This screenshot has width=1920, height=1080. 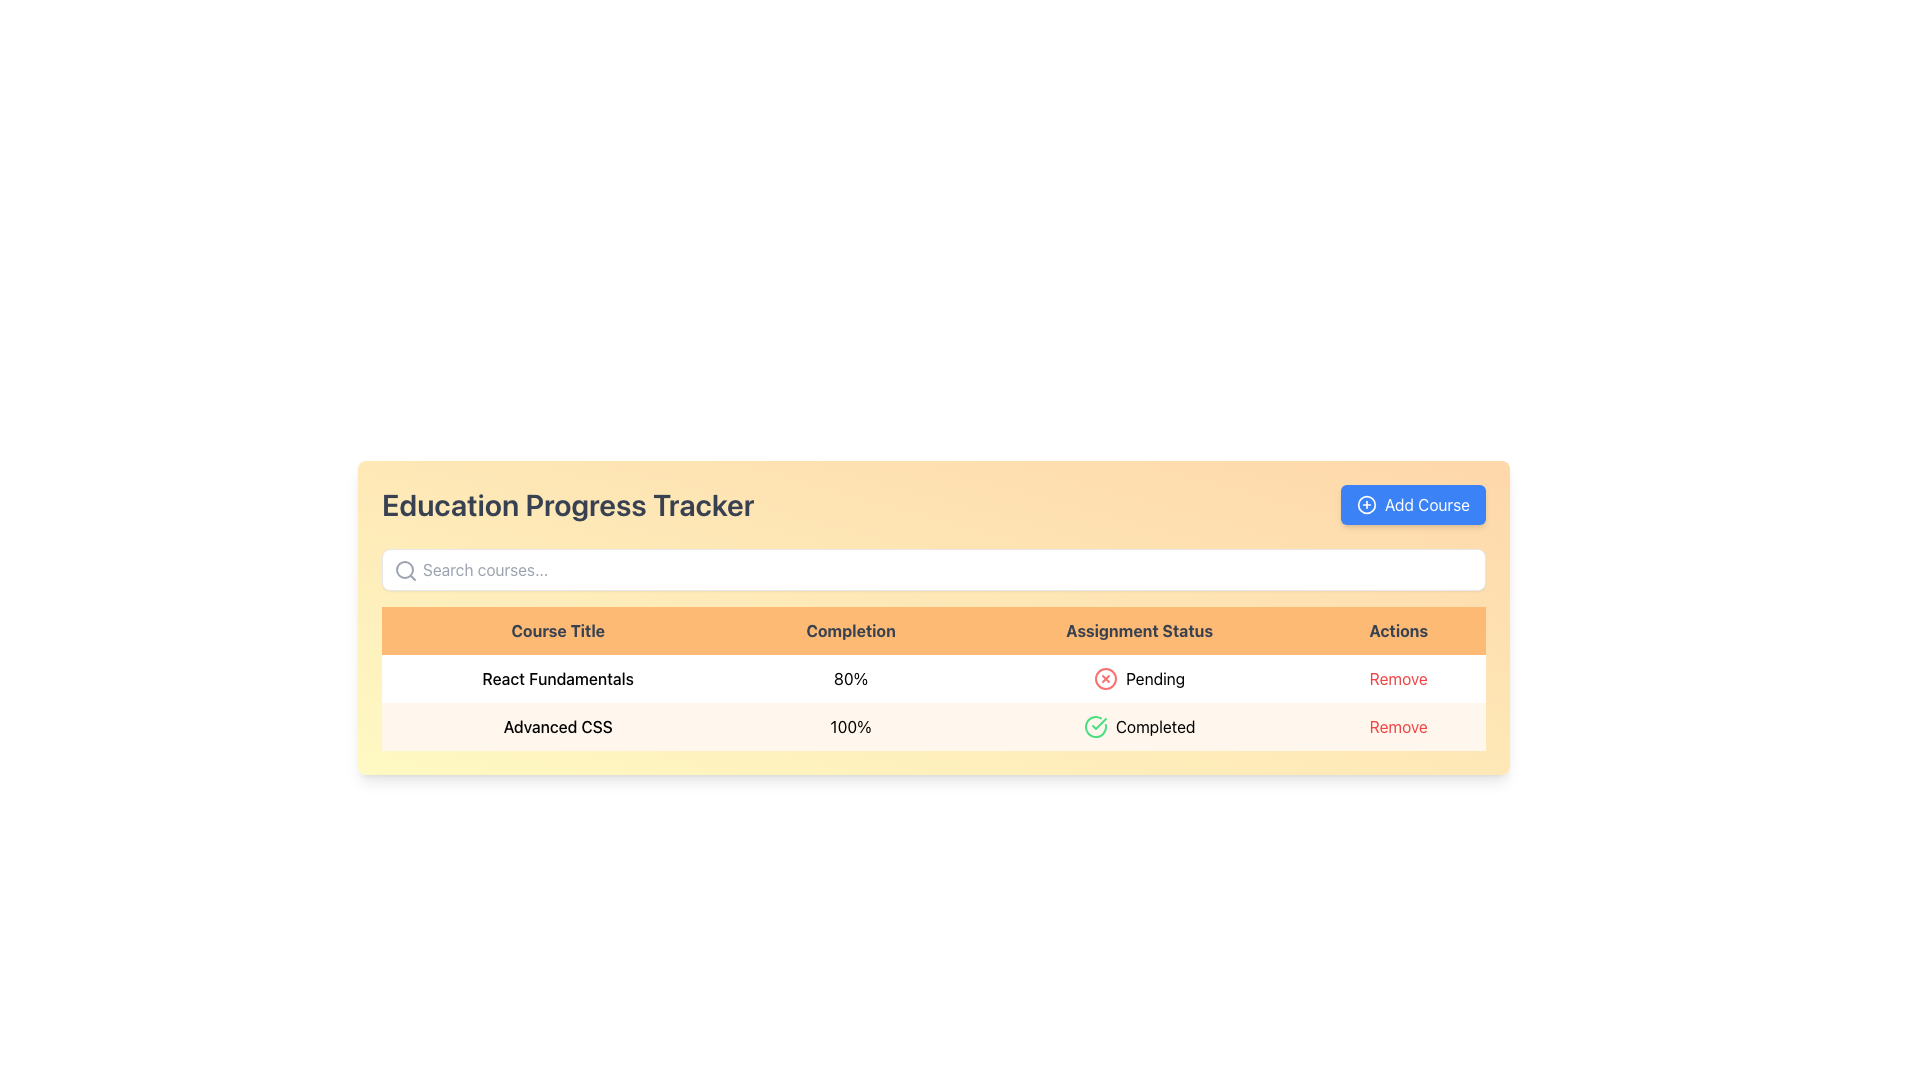 What do you see at coordinates (1094, 726) in the screenshot?
I see `the green circular icon with a checkmark located next to the 'Completed' text under the 'Assignment Status' column for 'Advanced CSS'` at bounding box center [1094, 726].